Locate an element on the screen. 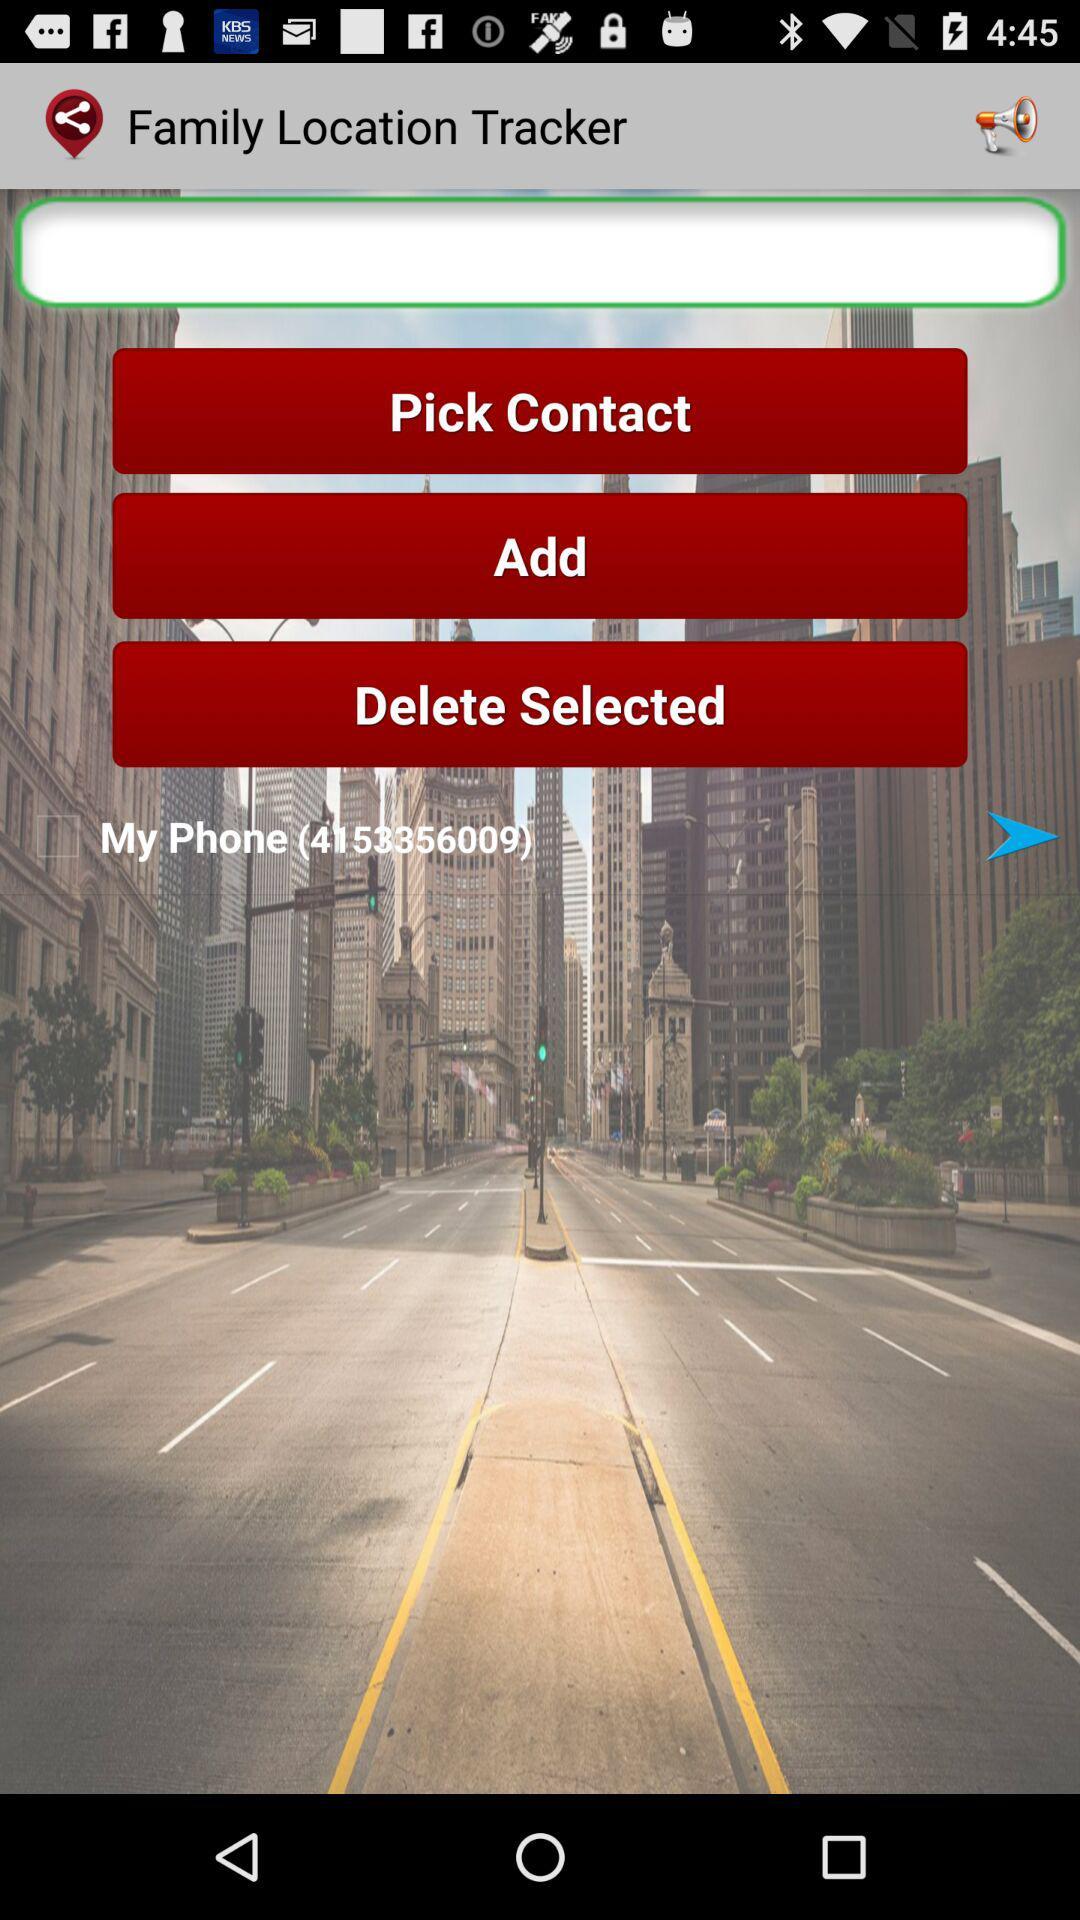 This screenshot has width=1080, height=1920. next is located at coordinates (1022, 836).